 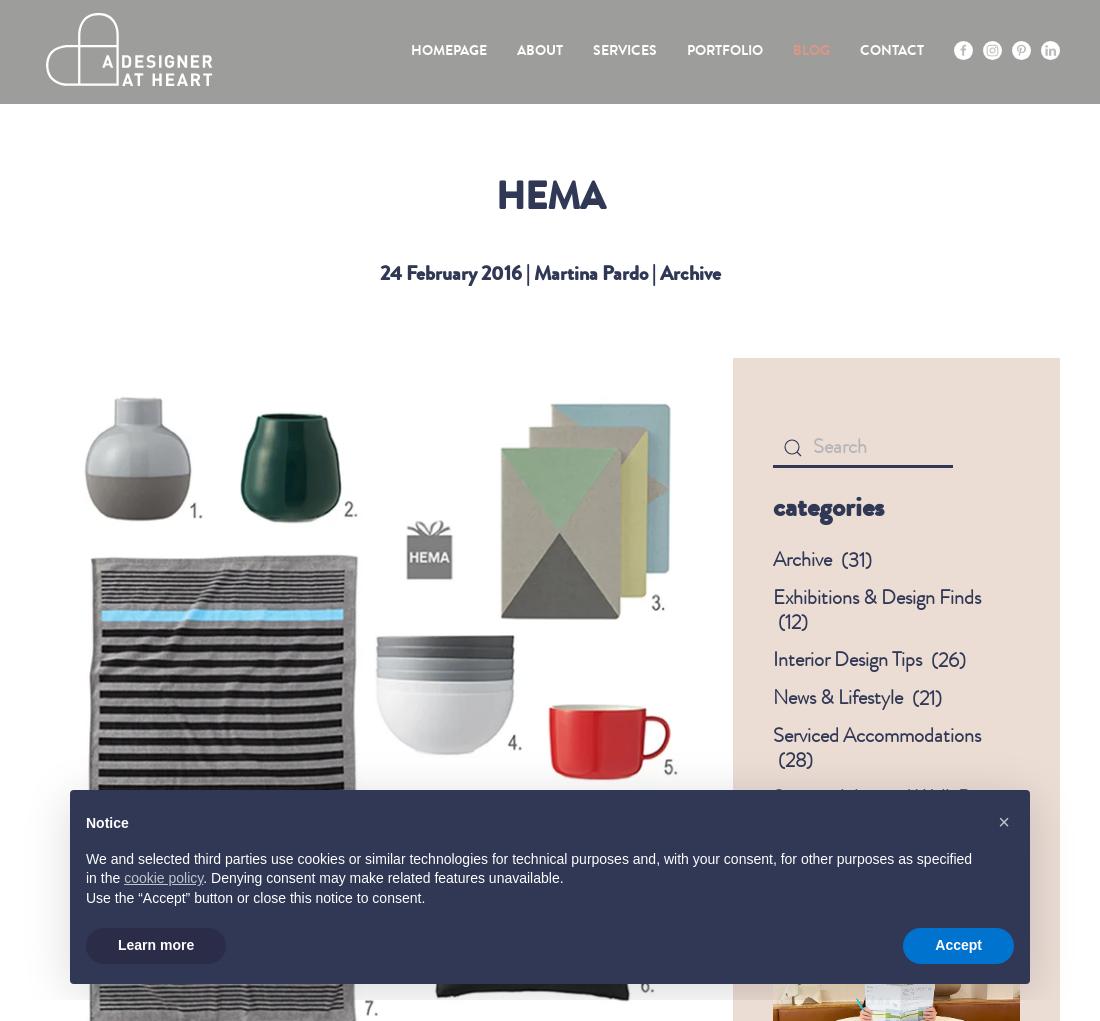 What do you see at coordinates (449, 271) in the screenshot?
I see `'24 February 2016'` at bounding box center [449, 271].